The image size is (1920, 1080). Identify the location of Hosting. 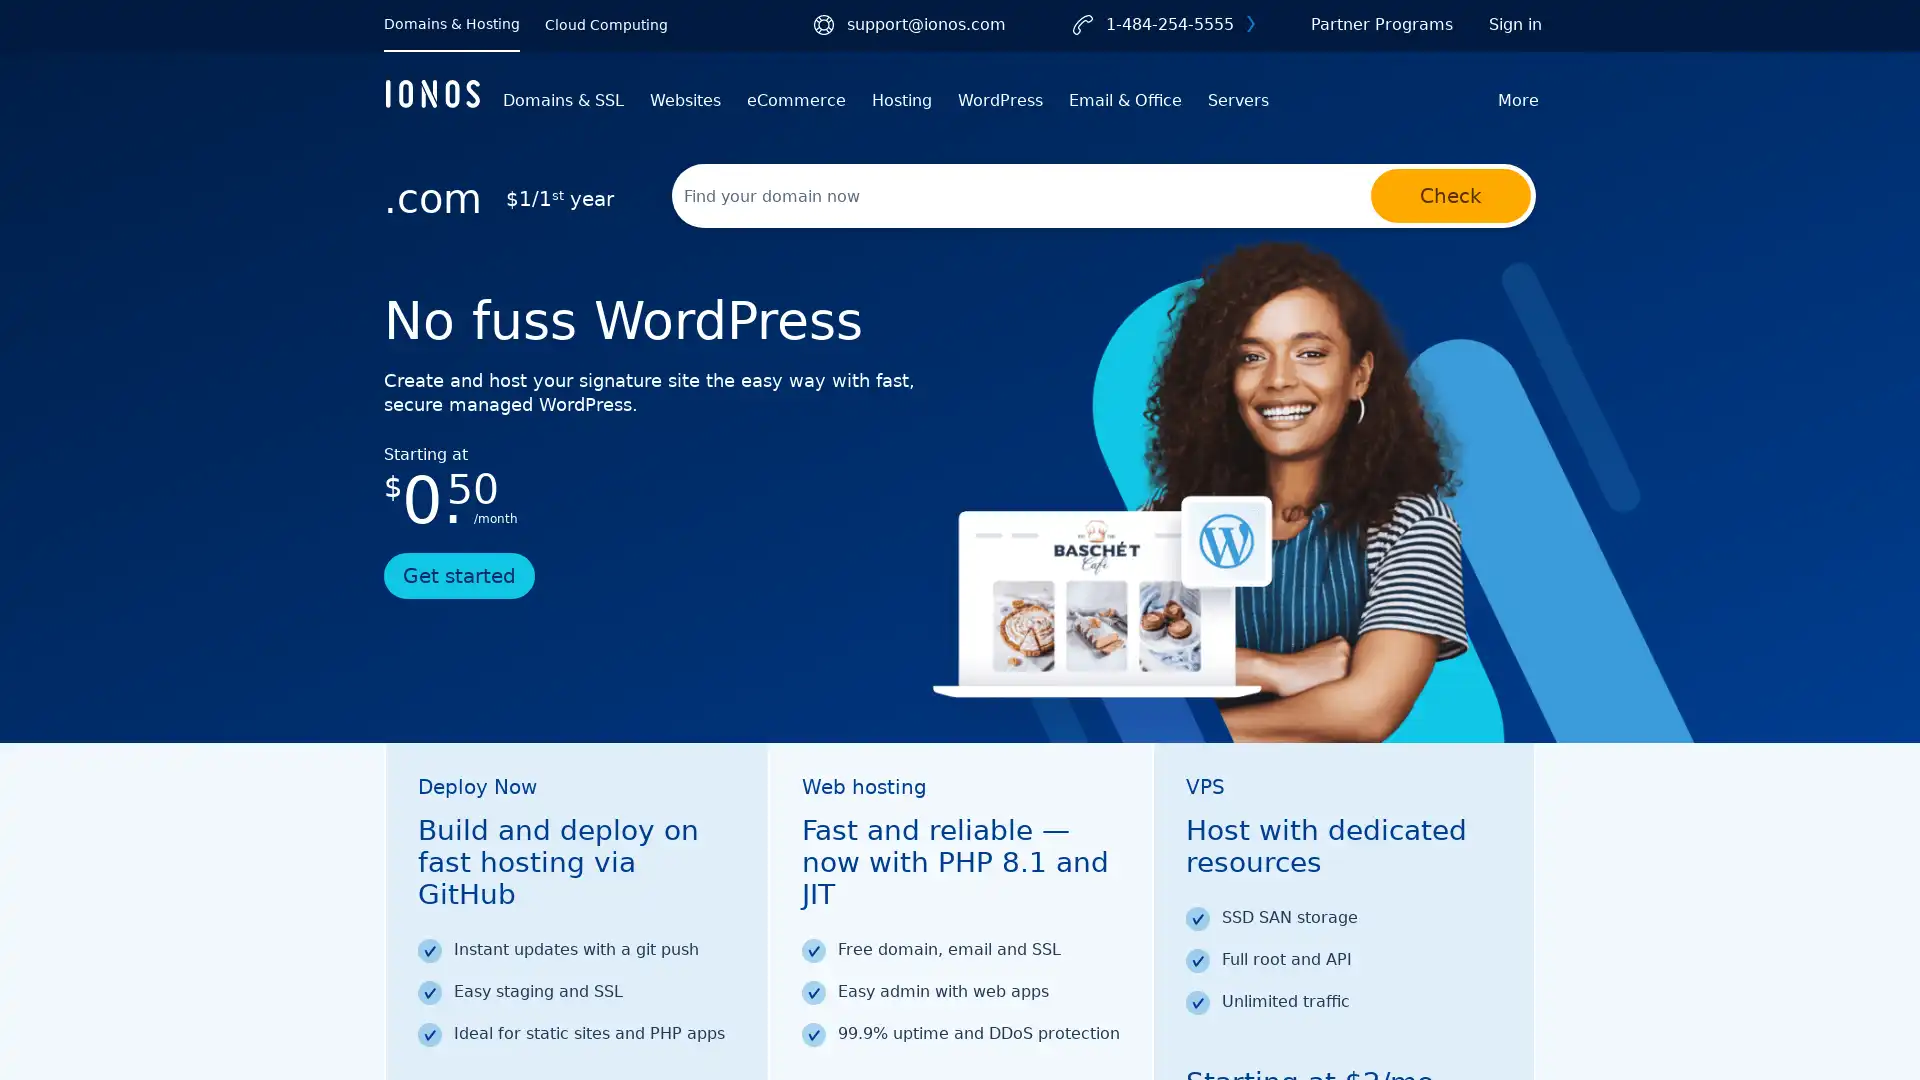
(901, 100).